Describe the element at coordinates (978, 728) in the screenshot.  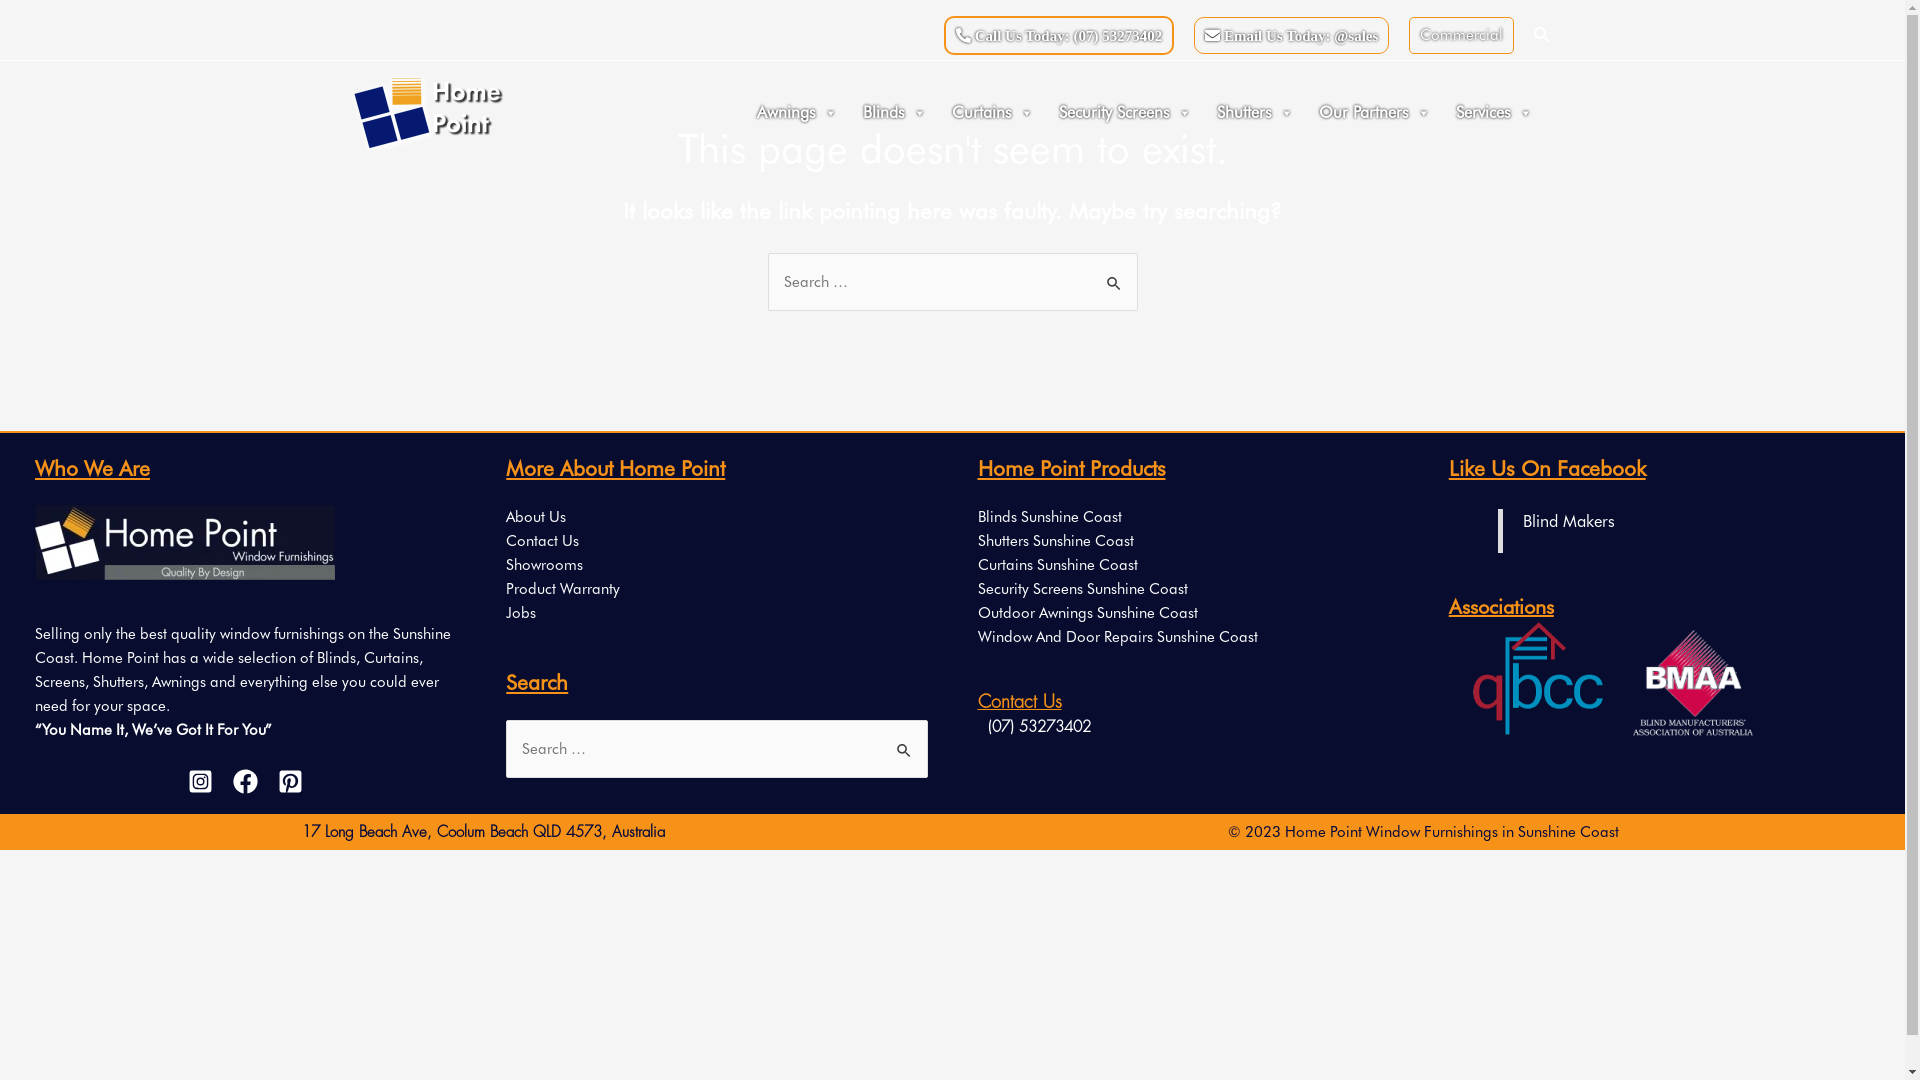
I see `'(07) 53273402'` at that location.